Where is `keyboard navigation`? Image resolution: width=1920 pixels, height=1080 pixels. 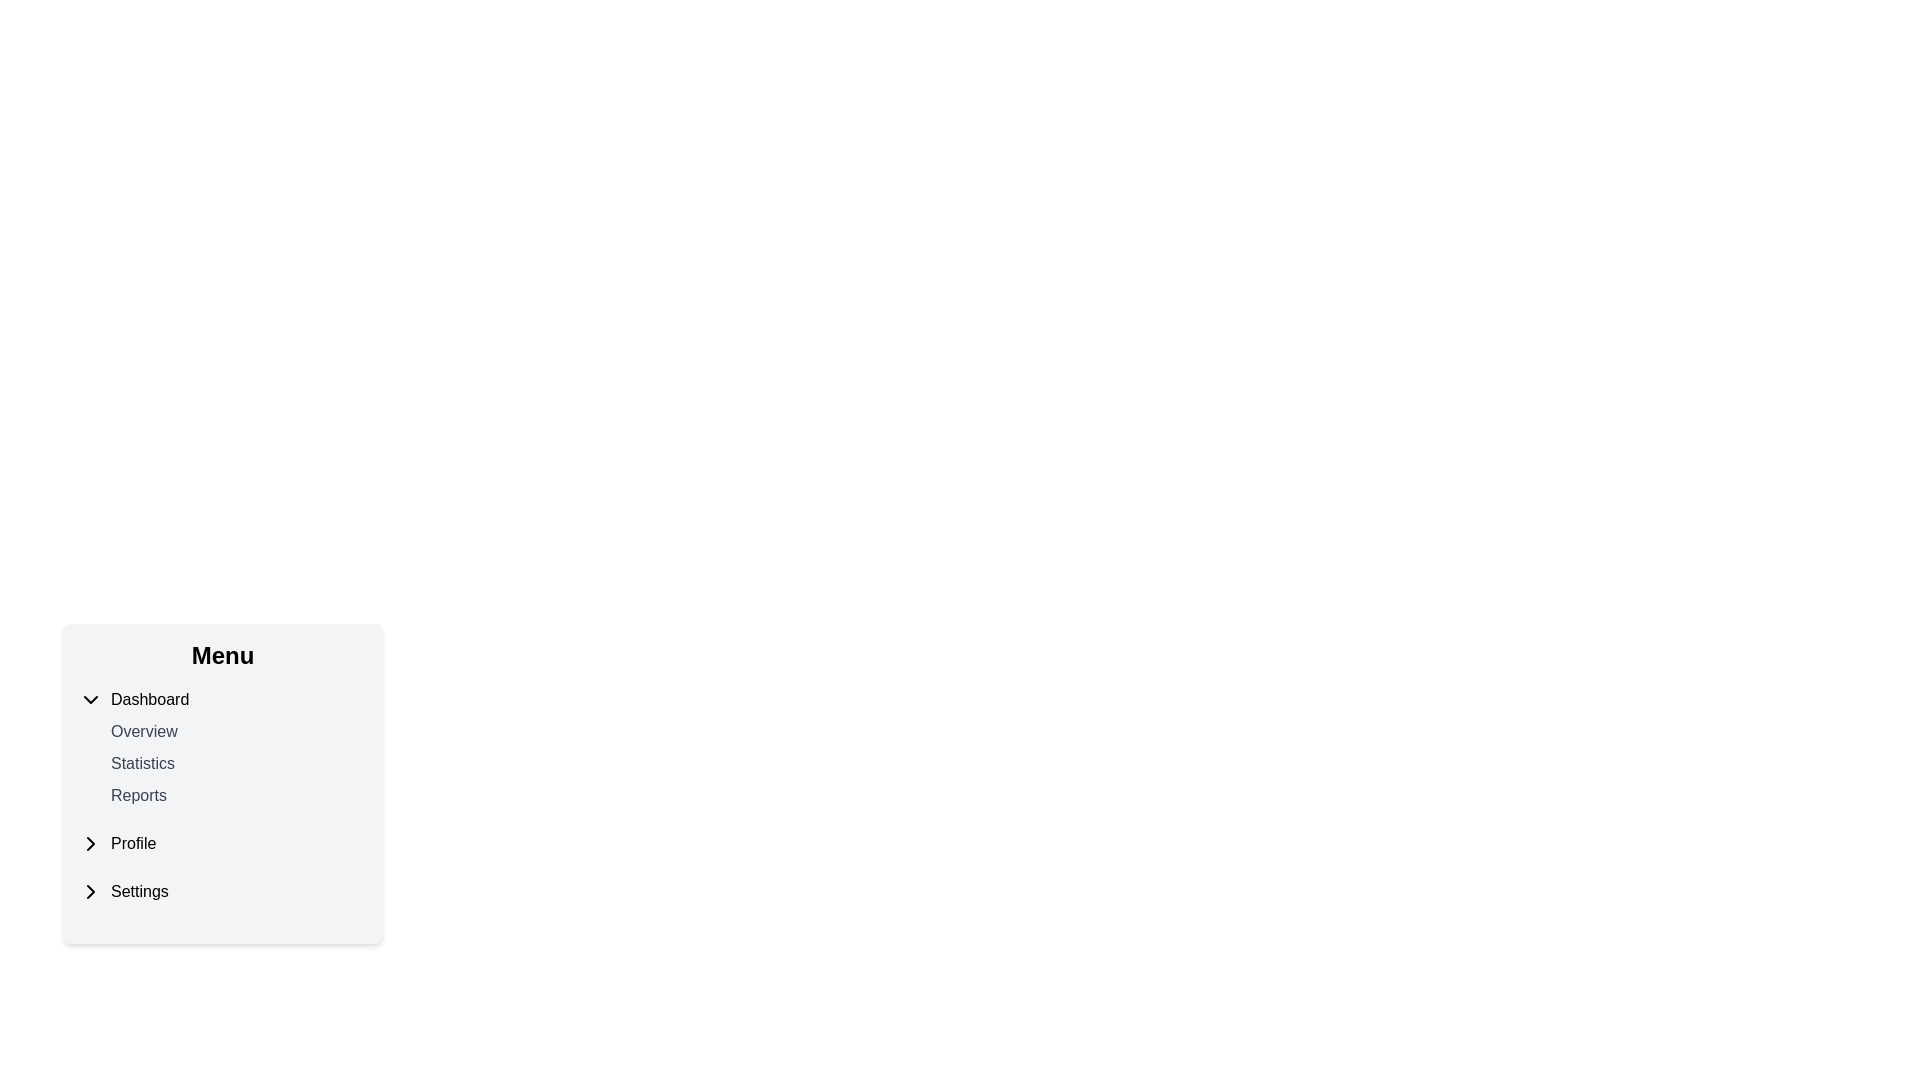 keyboard navigation is located at coordinates (235, 732).